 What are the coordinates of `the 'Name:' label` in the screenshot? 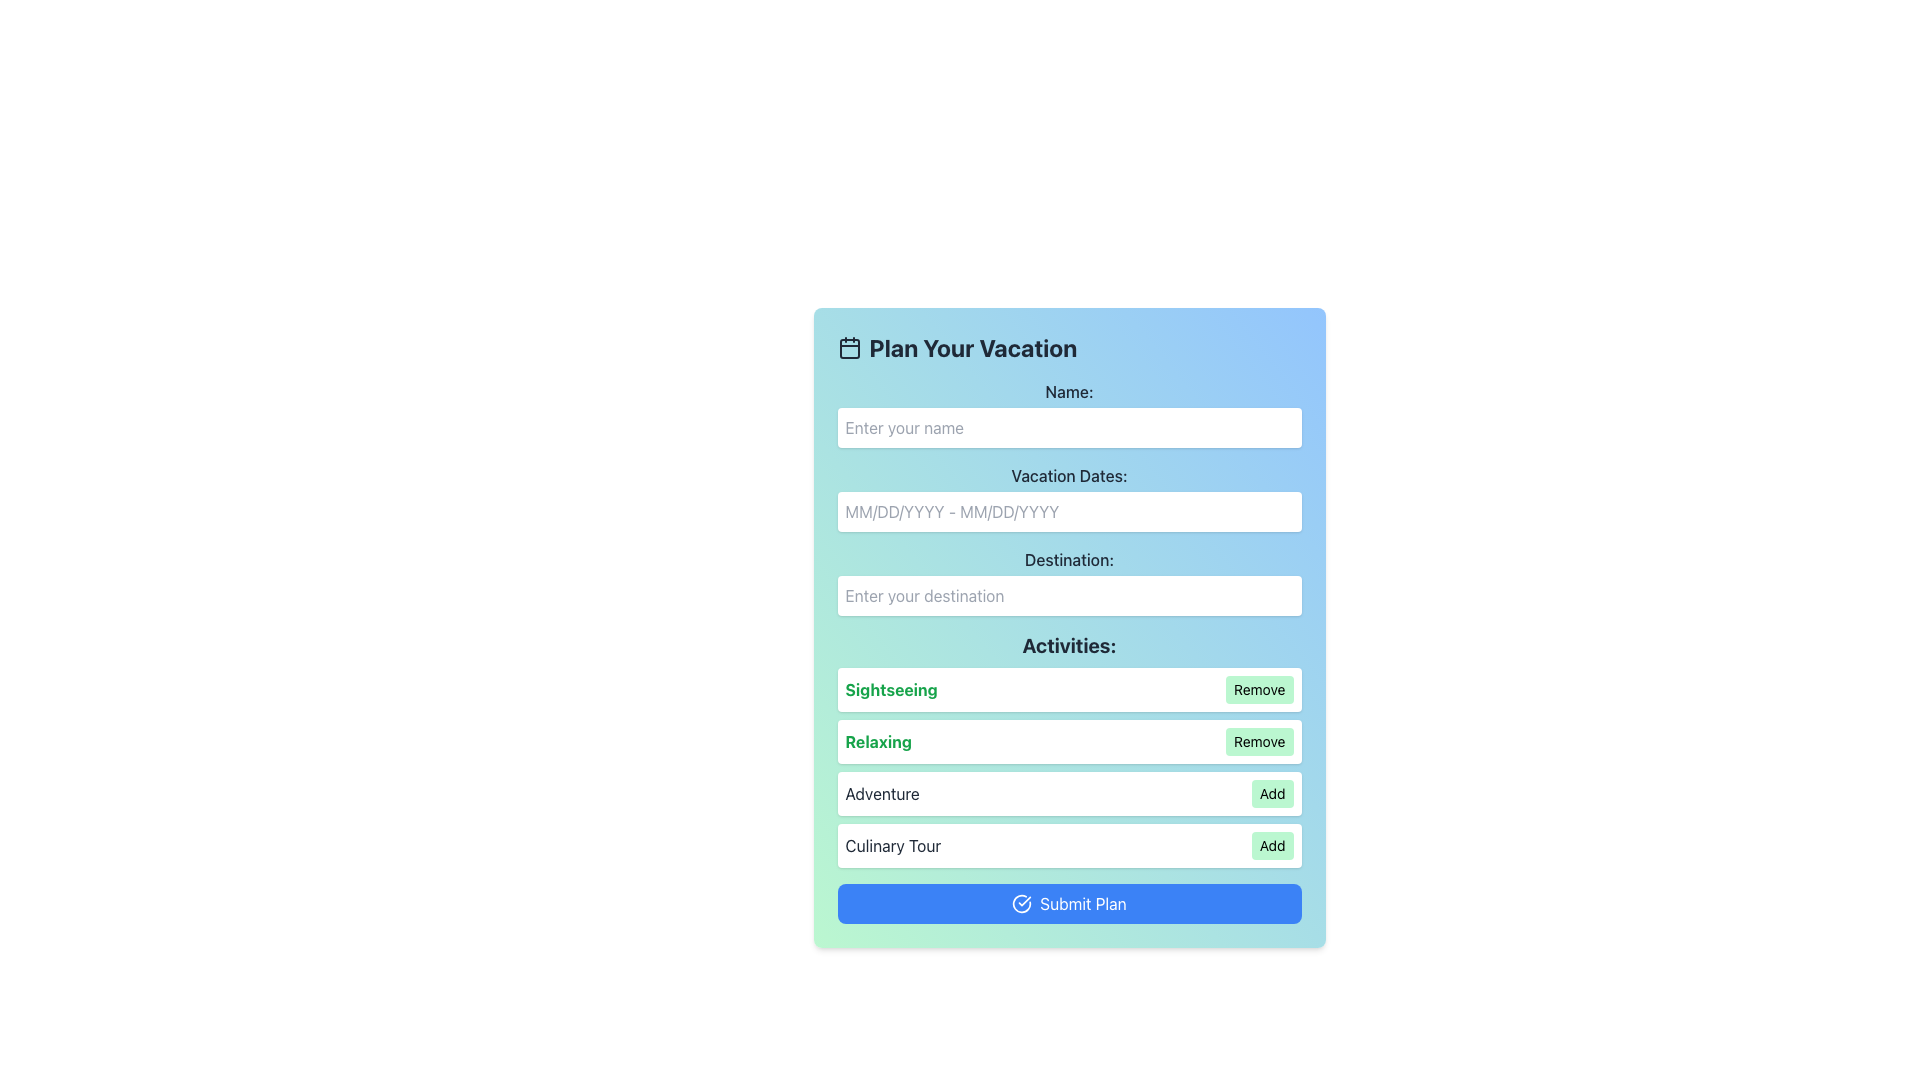 It's located at (1068, 412).